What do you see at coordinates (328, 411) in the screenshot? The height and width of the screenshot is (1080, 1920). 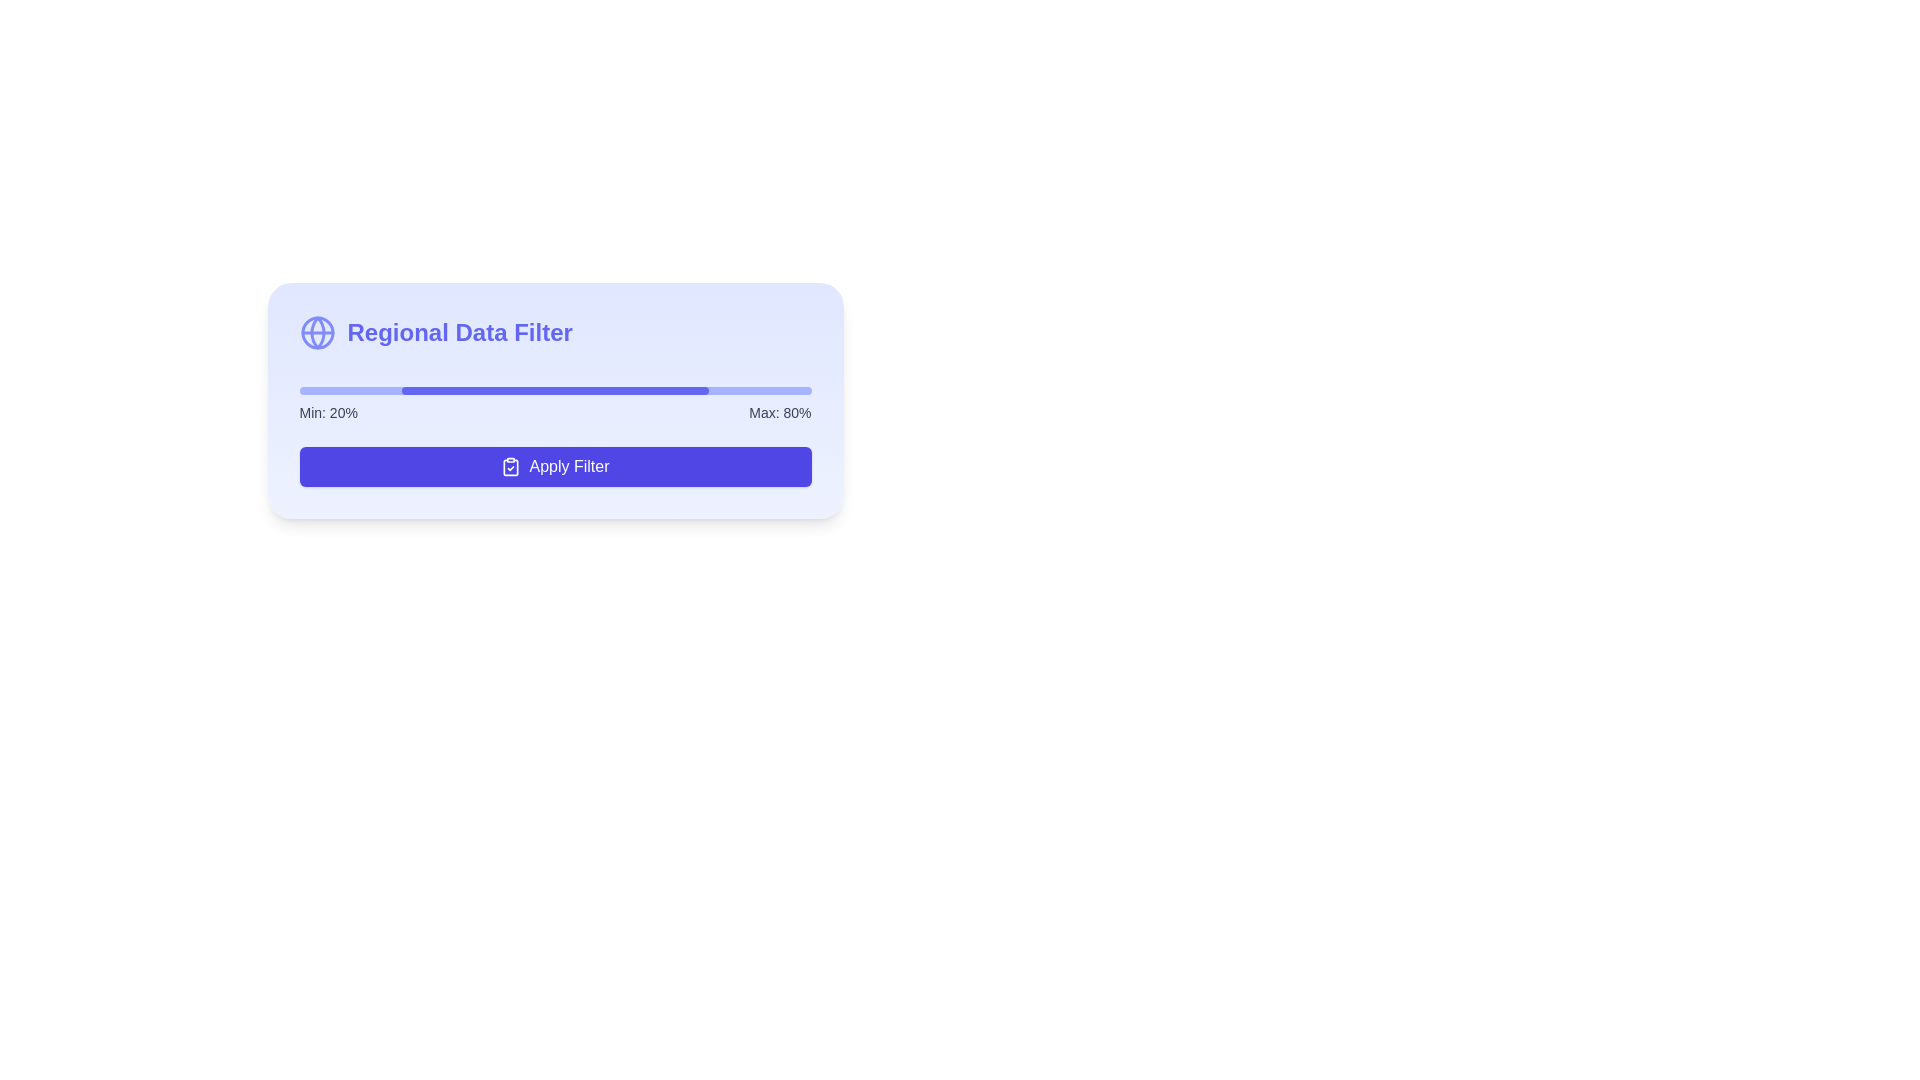 I see `the textual label displaying 'Min: 20%' which is located at the bottom of a card-like component containing a slider` at bounding box center [328, 411].